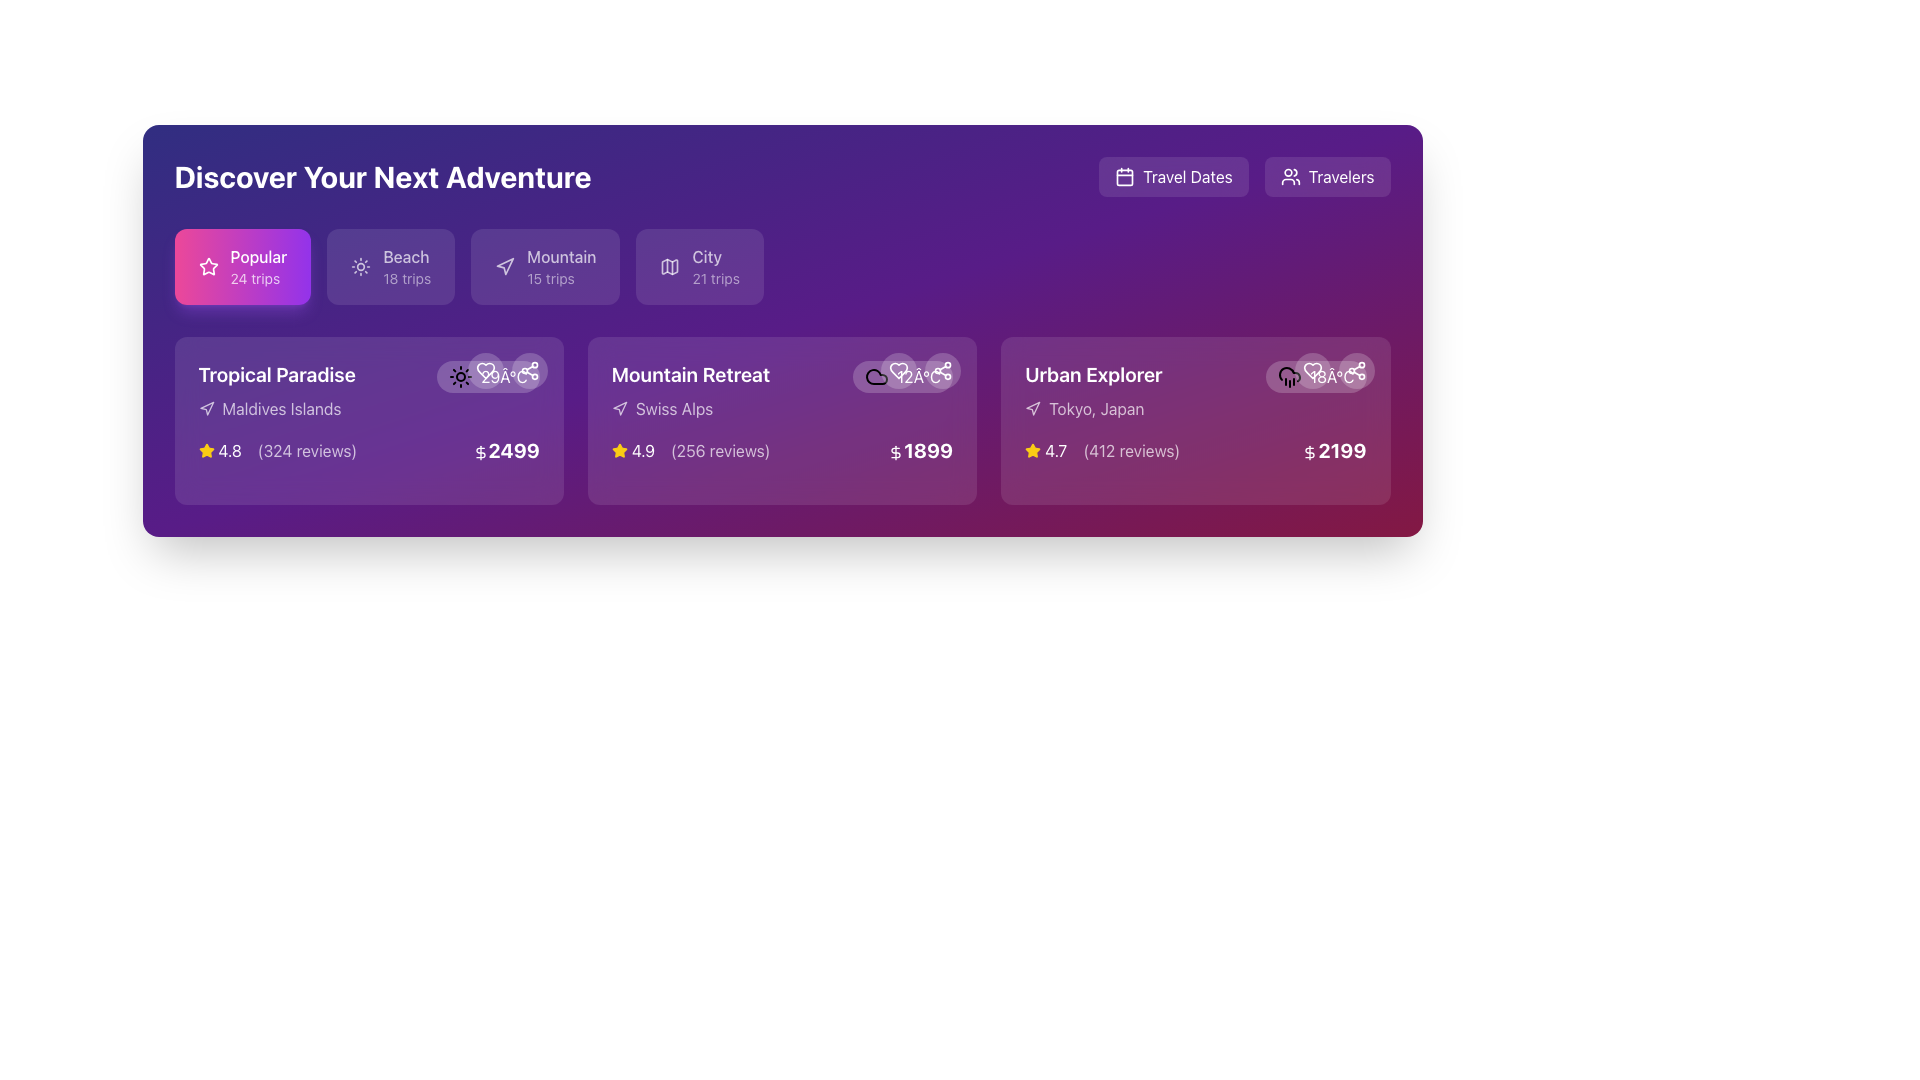  What do you see at coordinates (1327, 176) in the screenshot?
I see `the second button in the row, labeled 'Travelers'` at bounding box center [1327, 176].